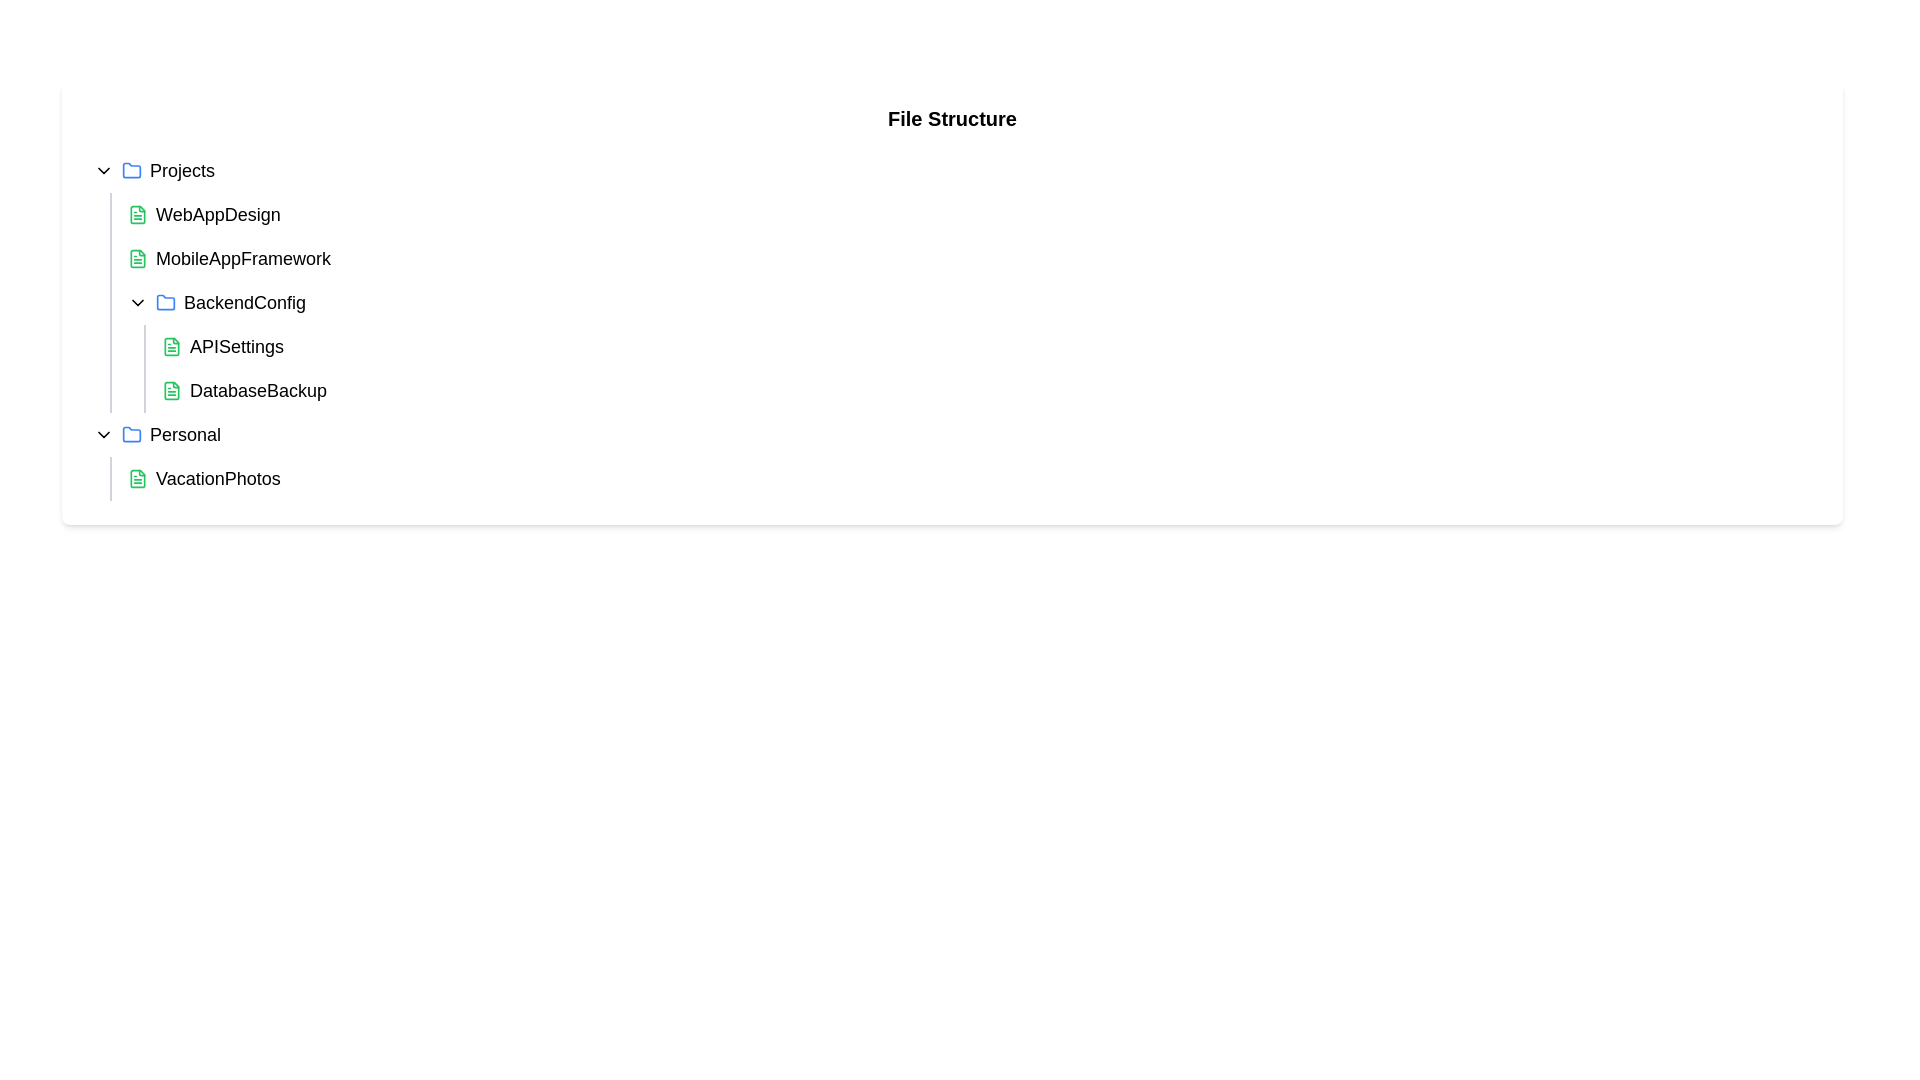  I want to click on the blue open folder icon located within the 'BackendConfig' item under 'Projects', positioned above the 'APISettings' and 'DatabaseBackup' files, so click(131, 169).